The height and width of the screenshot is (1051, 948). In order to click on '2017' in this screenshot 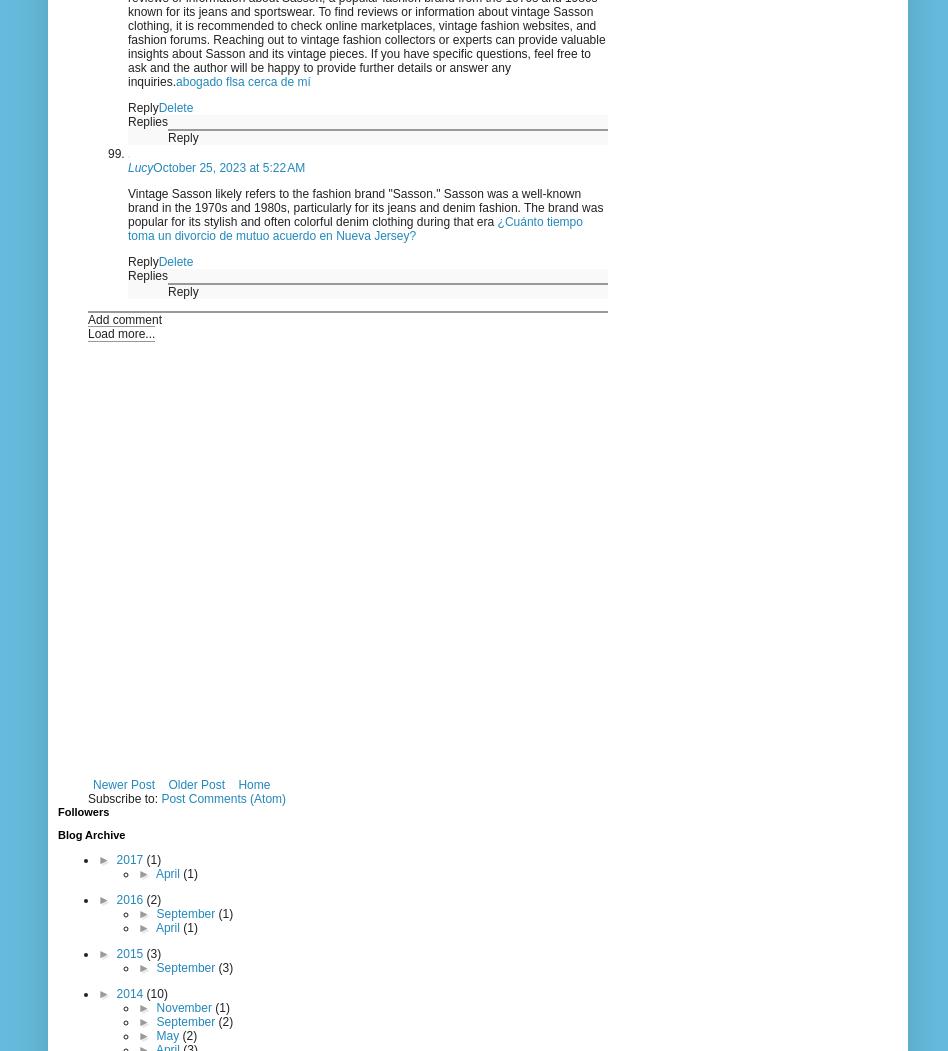, I will do `click(130, 859)`.